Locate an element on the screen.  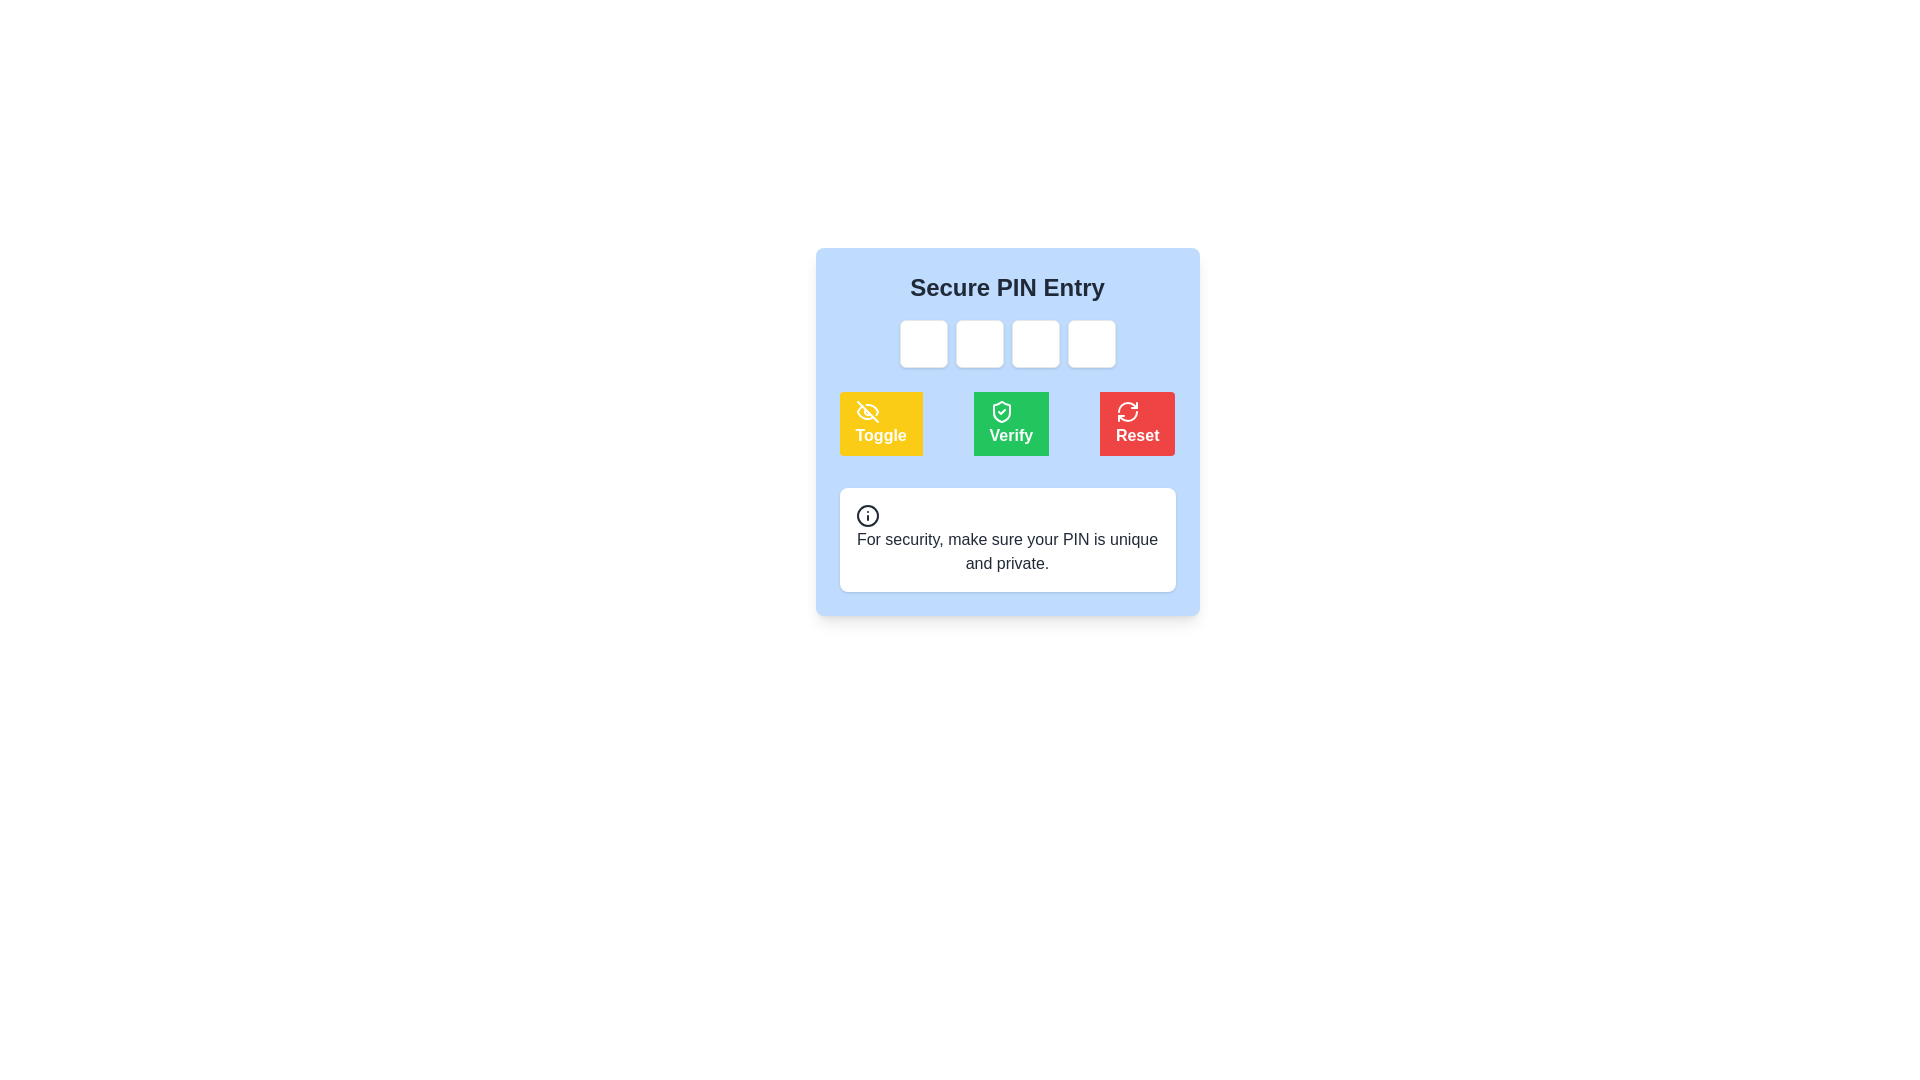
the reset button, which features a unique refresh icon made of two circular arrows is located at coordinates (1128, 411).